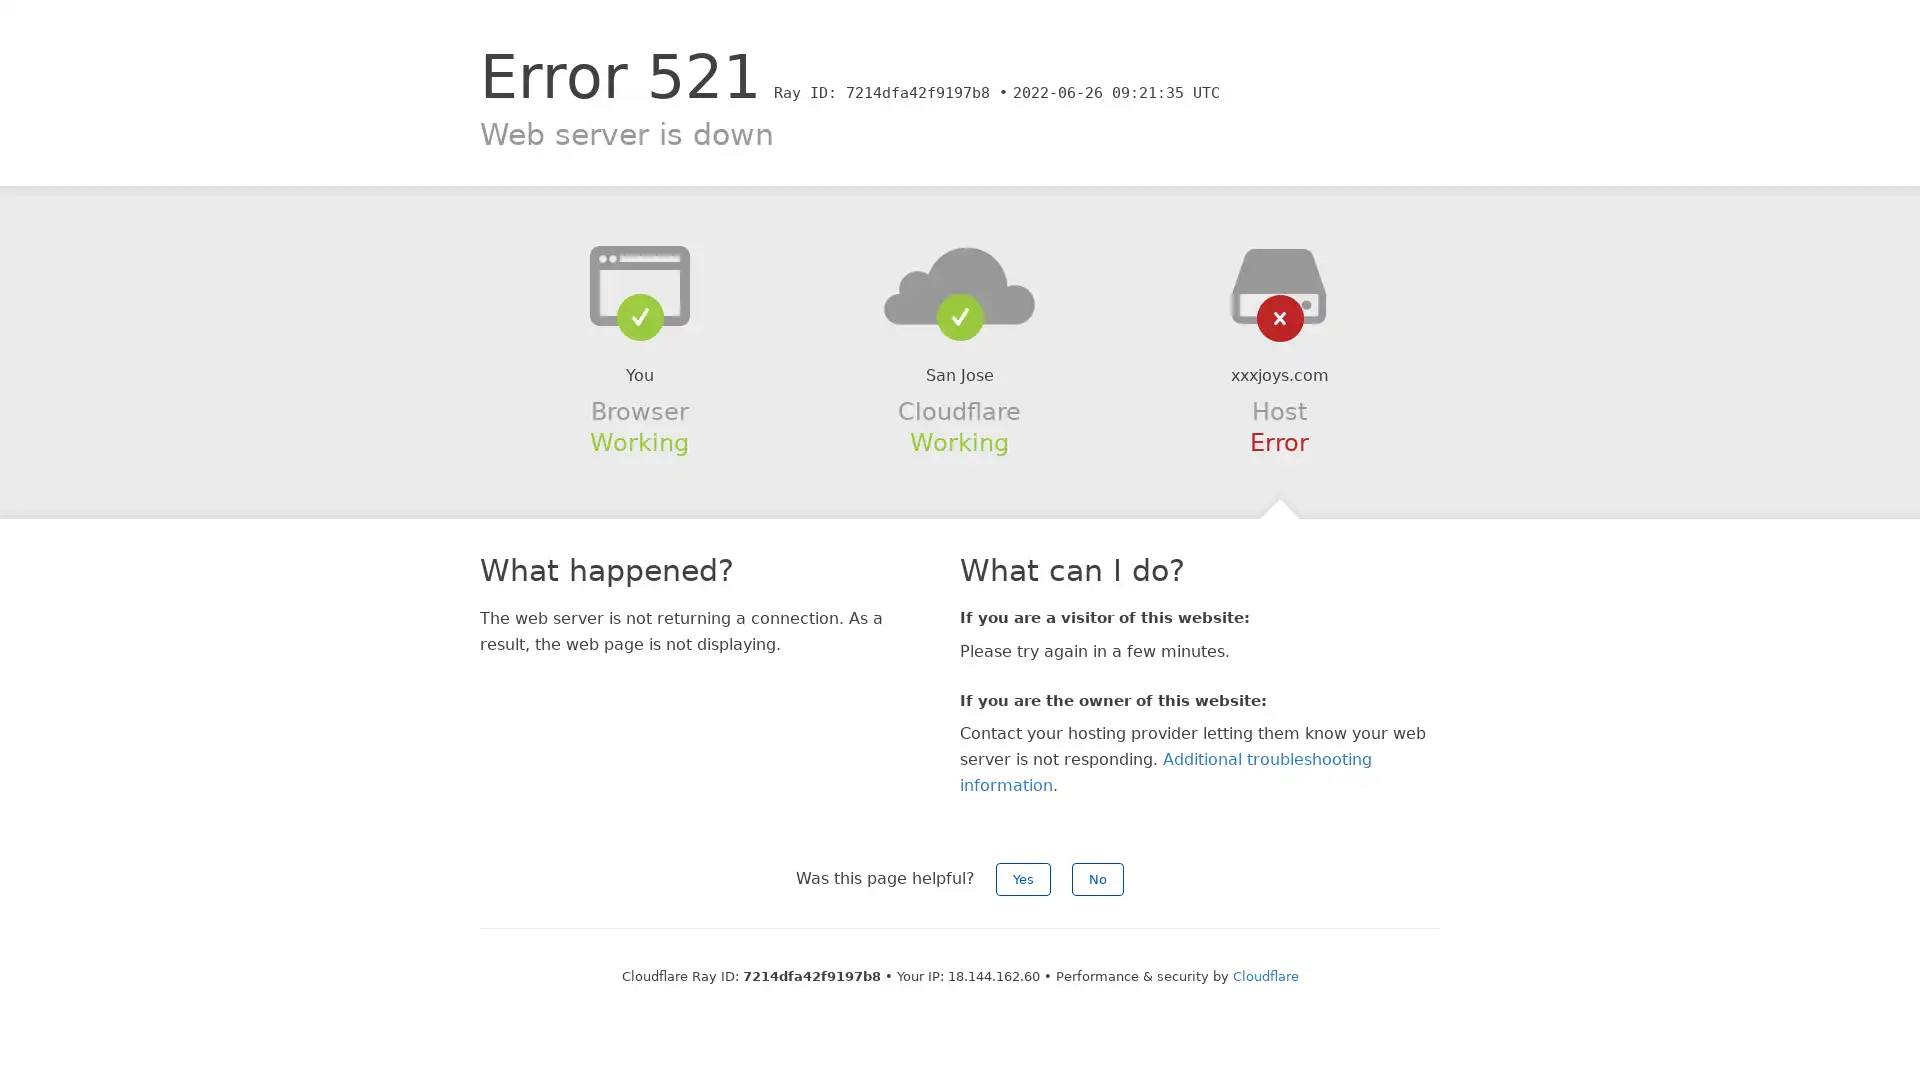 This screenshot has height=1080, width=1920. I want to click on Yes, so click(1023, 878).